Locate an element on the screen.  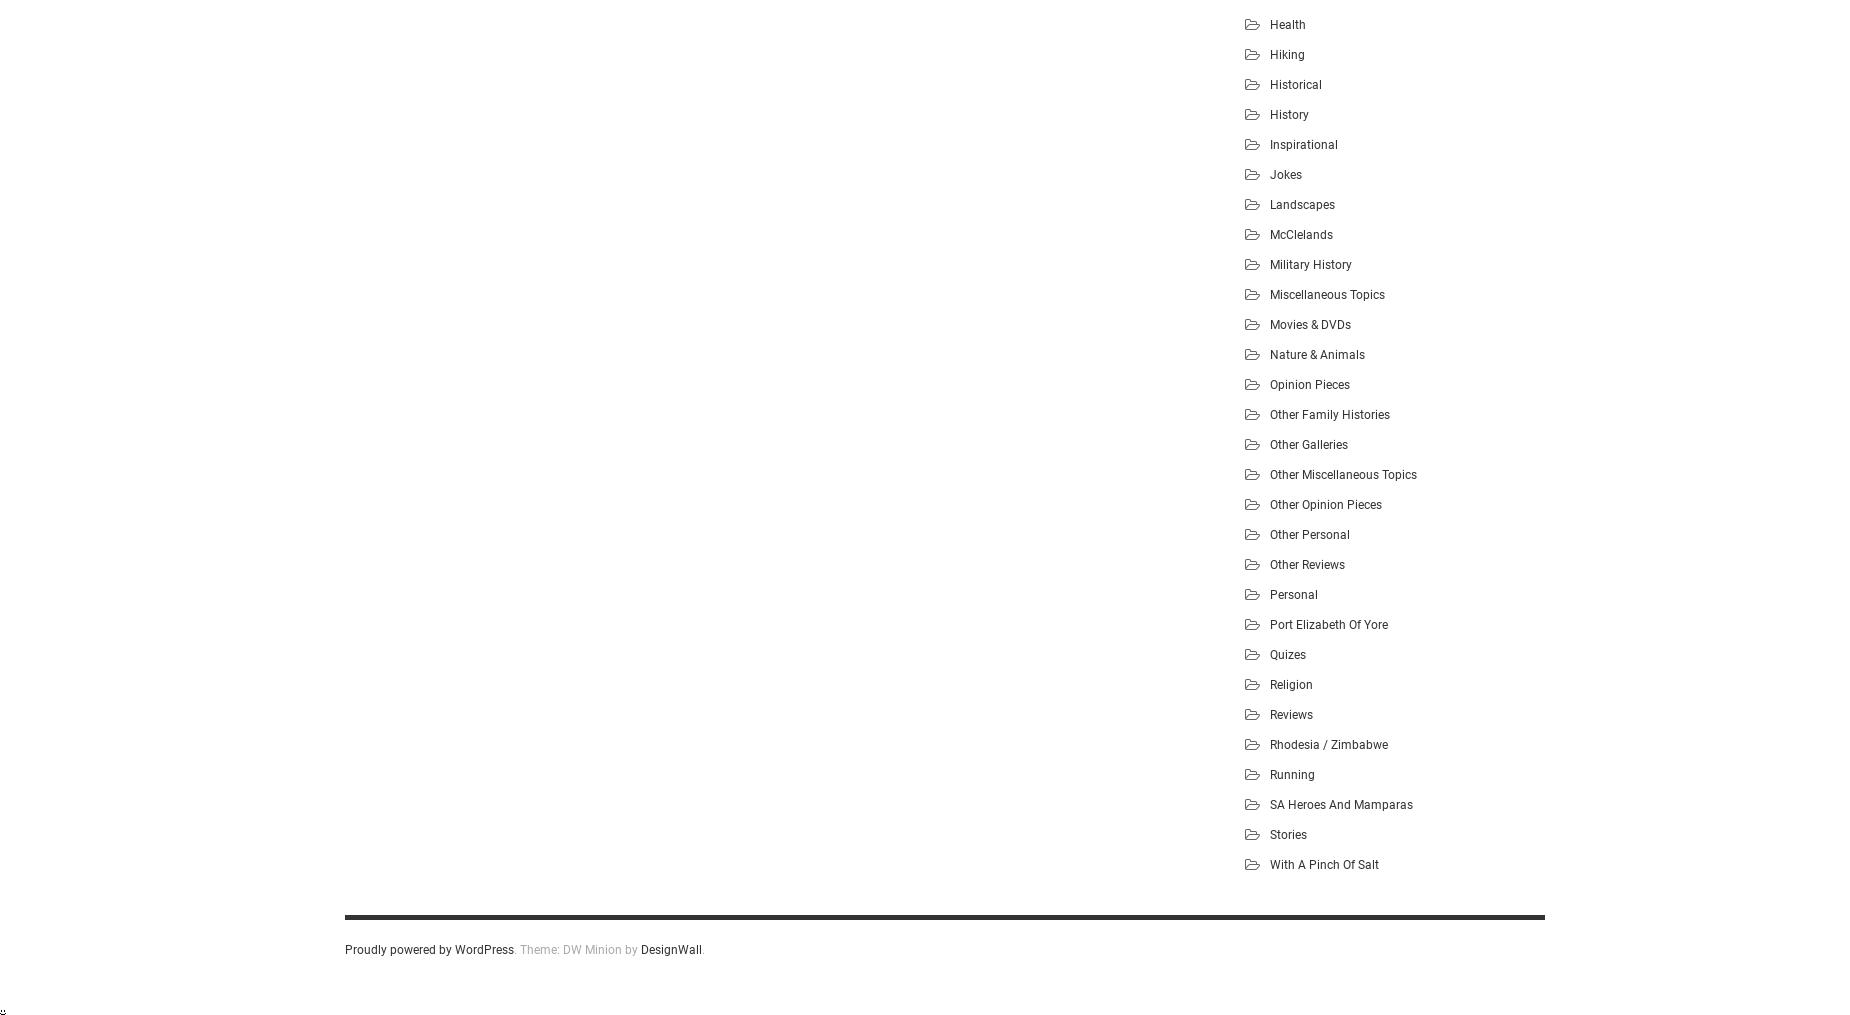
'Opinion Pieces' is located at coordinates (1269, 383).